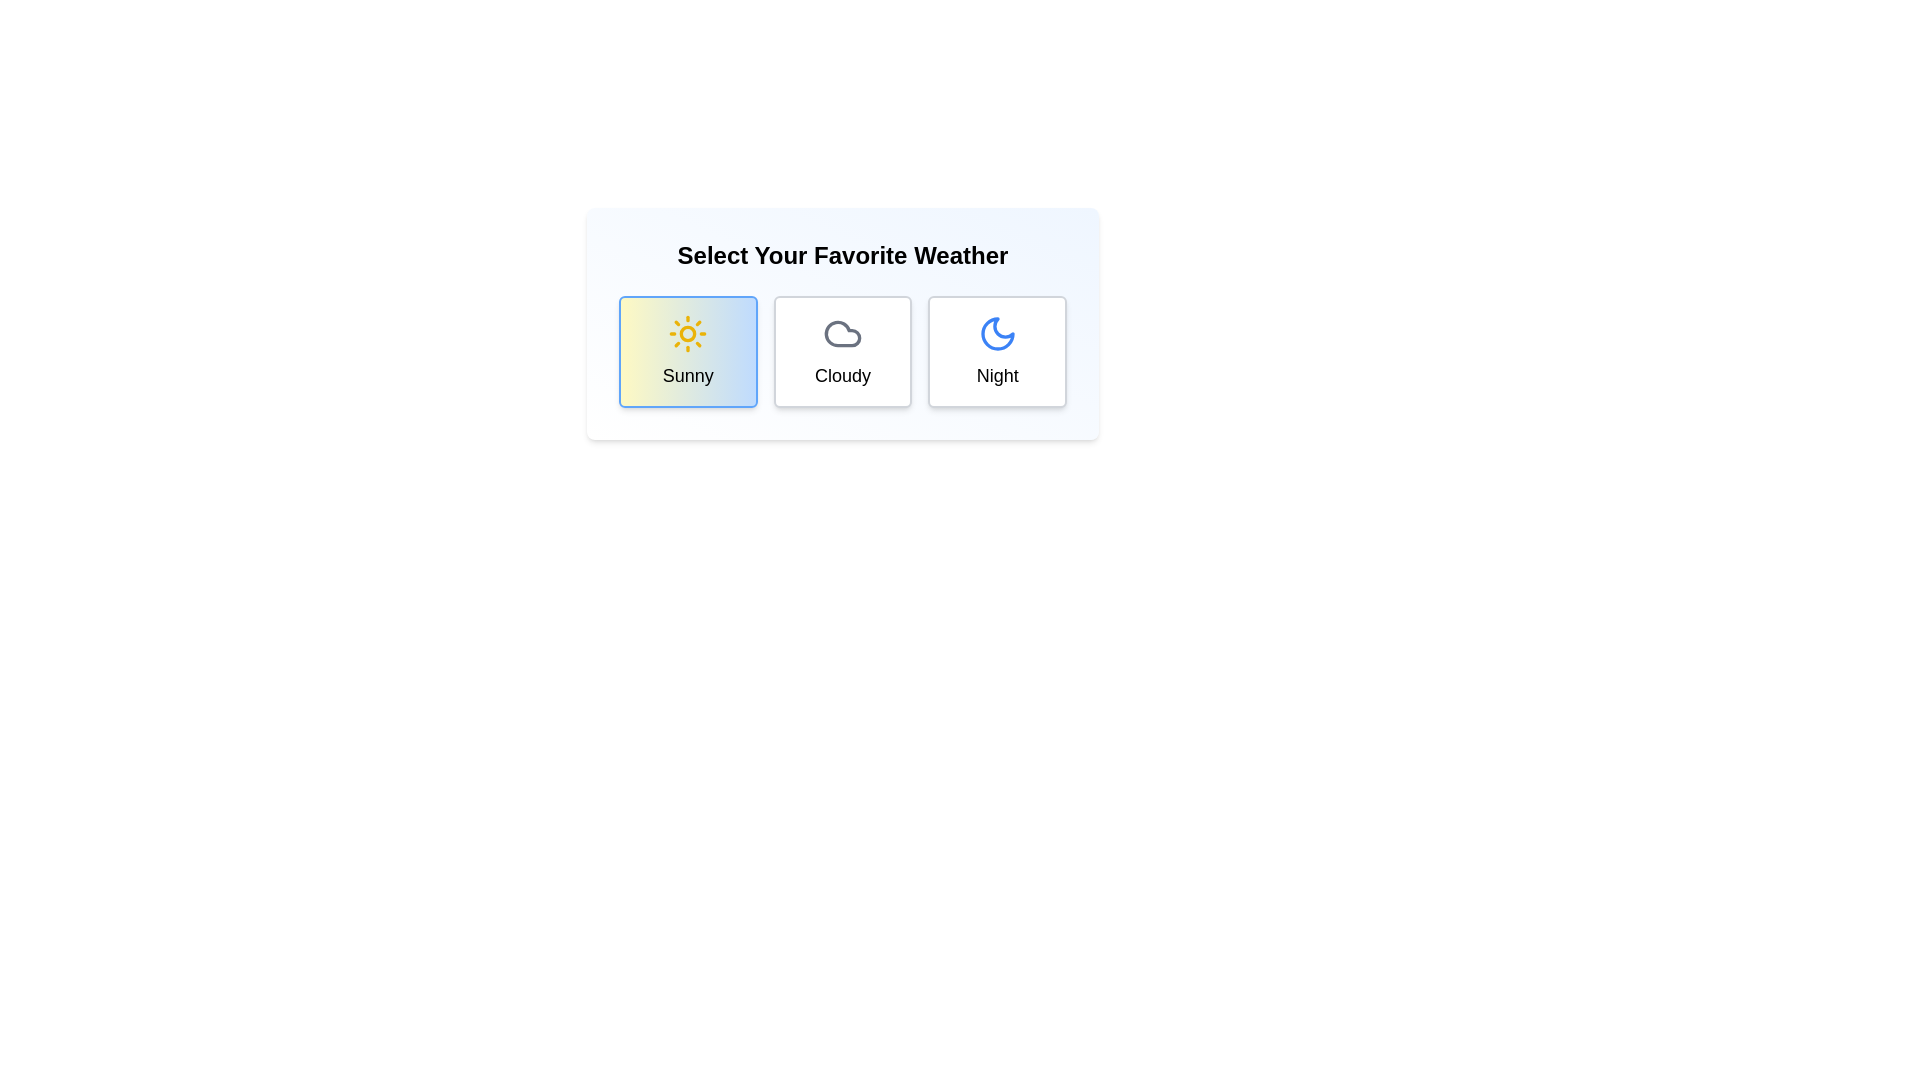  Describe the element at coordinates (688, 375) in the screenshot. I see `the descriptive text label located just below the sun icon in the first weather option` at that location.